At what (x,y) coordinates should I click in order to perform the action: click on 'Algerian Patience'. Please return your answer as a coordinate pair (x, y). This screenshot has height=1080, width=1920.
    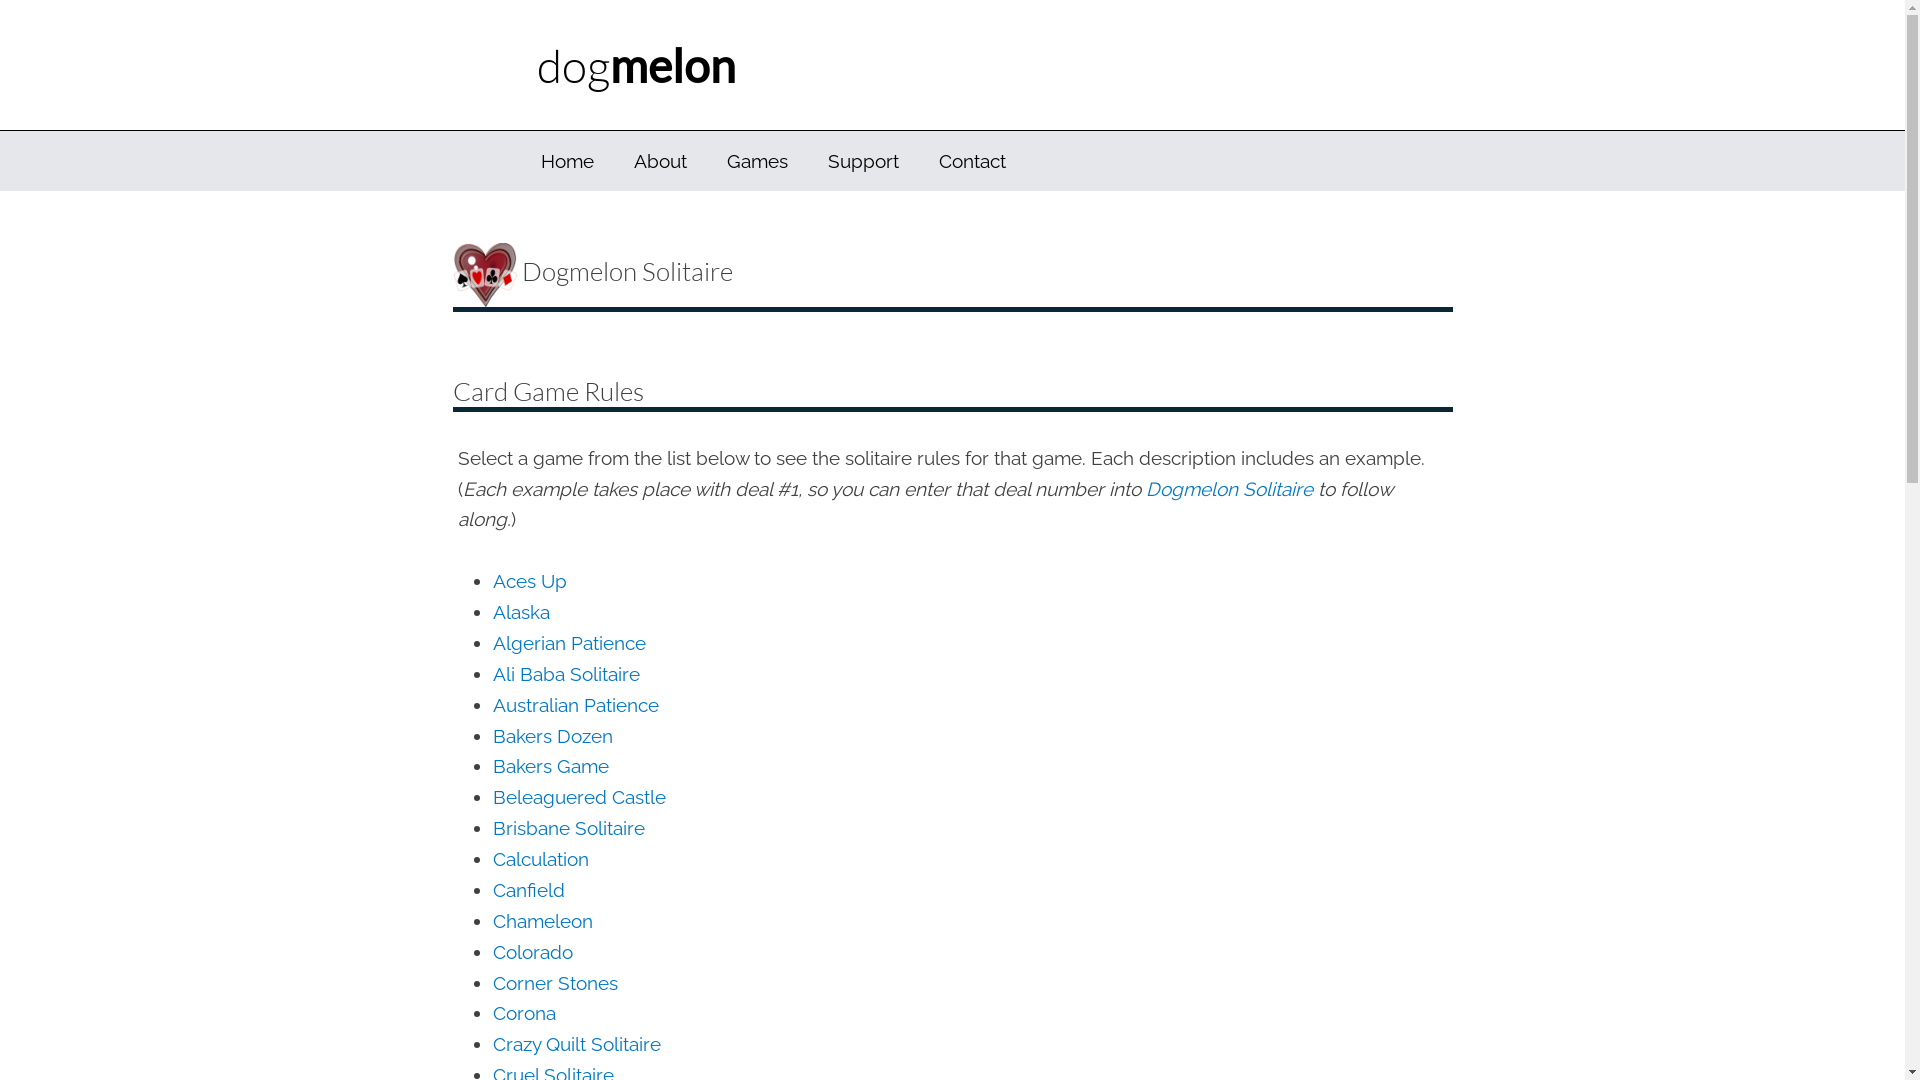
    Looking at the image, I should click on (491, 643).